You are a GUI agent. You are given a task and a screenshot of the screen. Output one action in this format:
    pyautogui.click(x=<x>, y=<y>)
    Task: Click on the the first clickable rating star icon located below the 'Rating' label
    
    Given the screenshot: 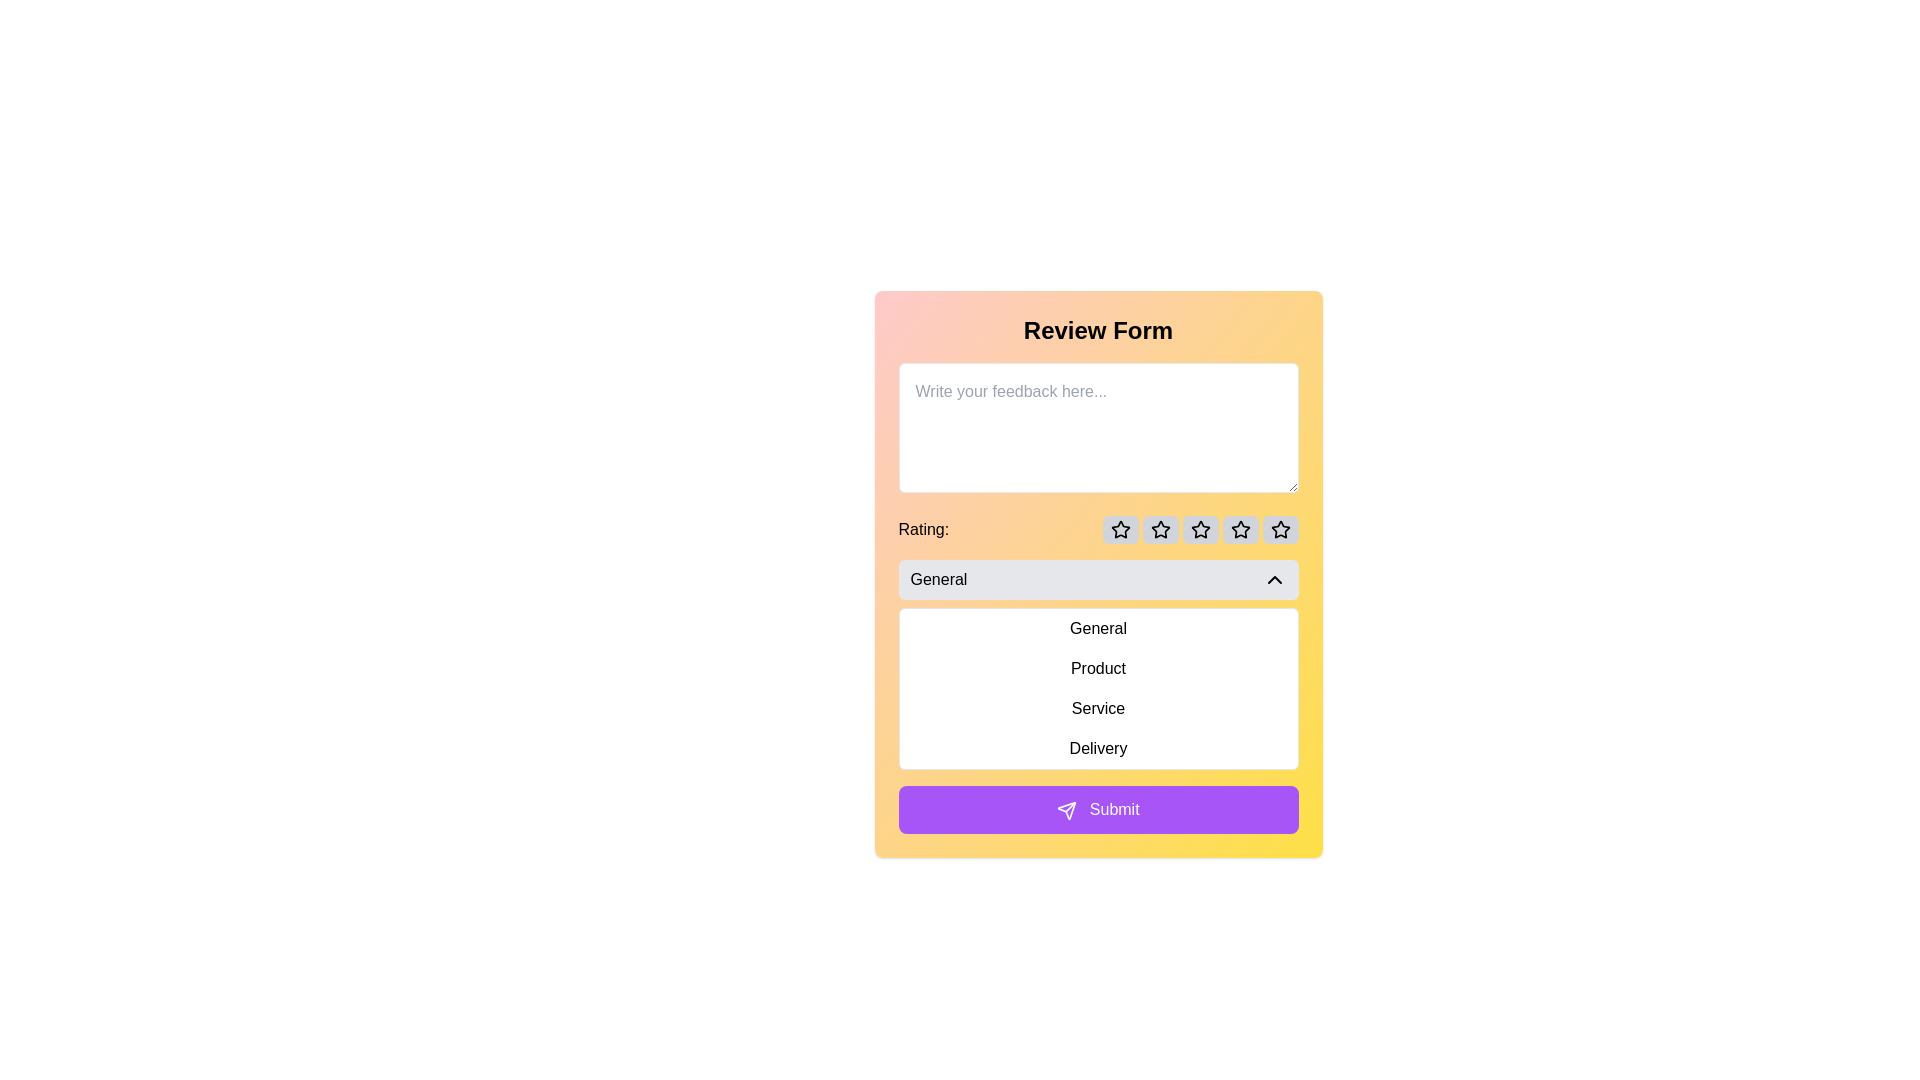 What is the action you would take?
    pyautogui.click(x=1120, y=528)
    